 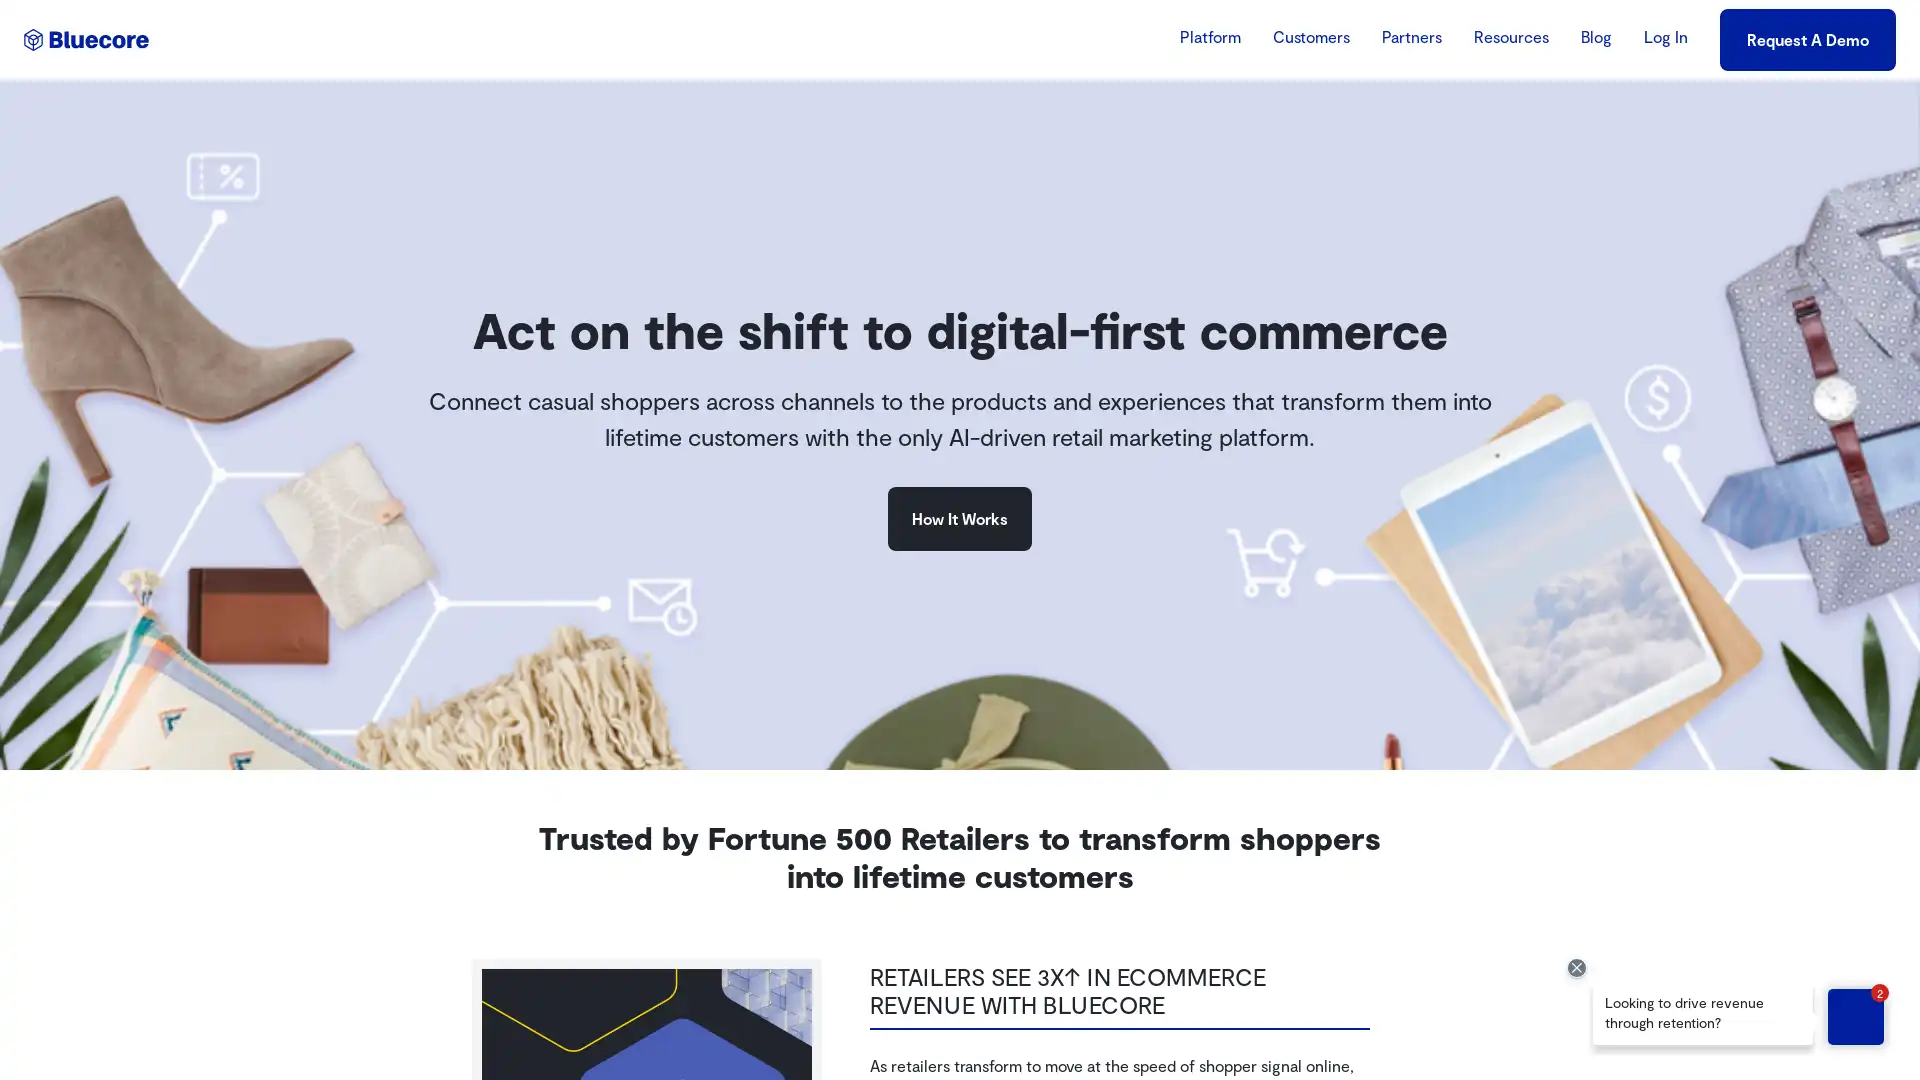 I want to click on Open chat with Bluebot in the Drift Widget messenger - Unread messages: 2, so click(x=1855, y=1017).